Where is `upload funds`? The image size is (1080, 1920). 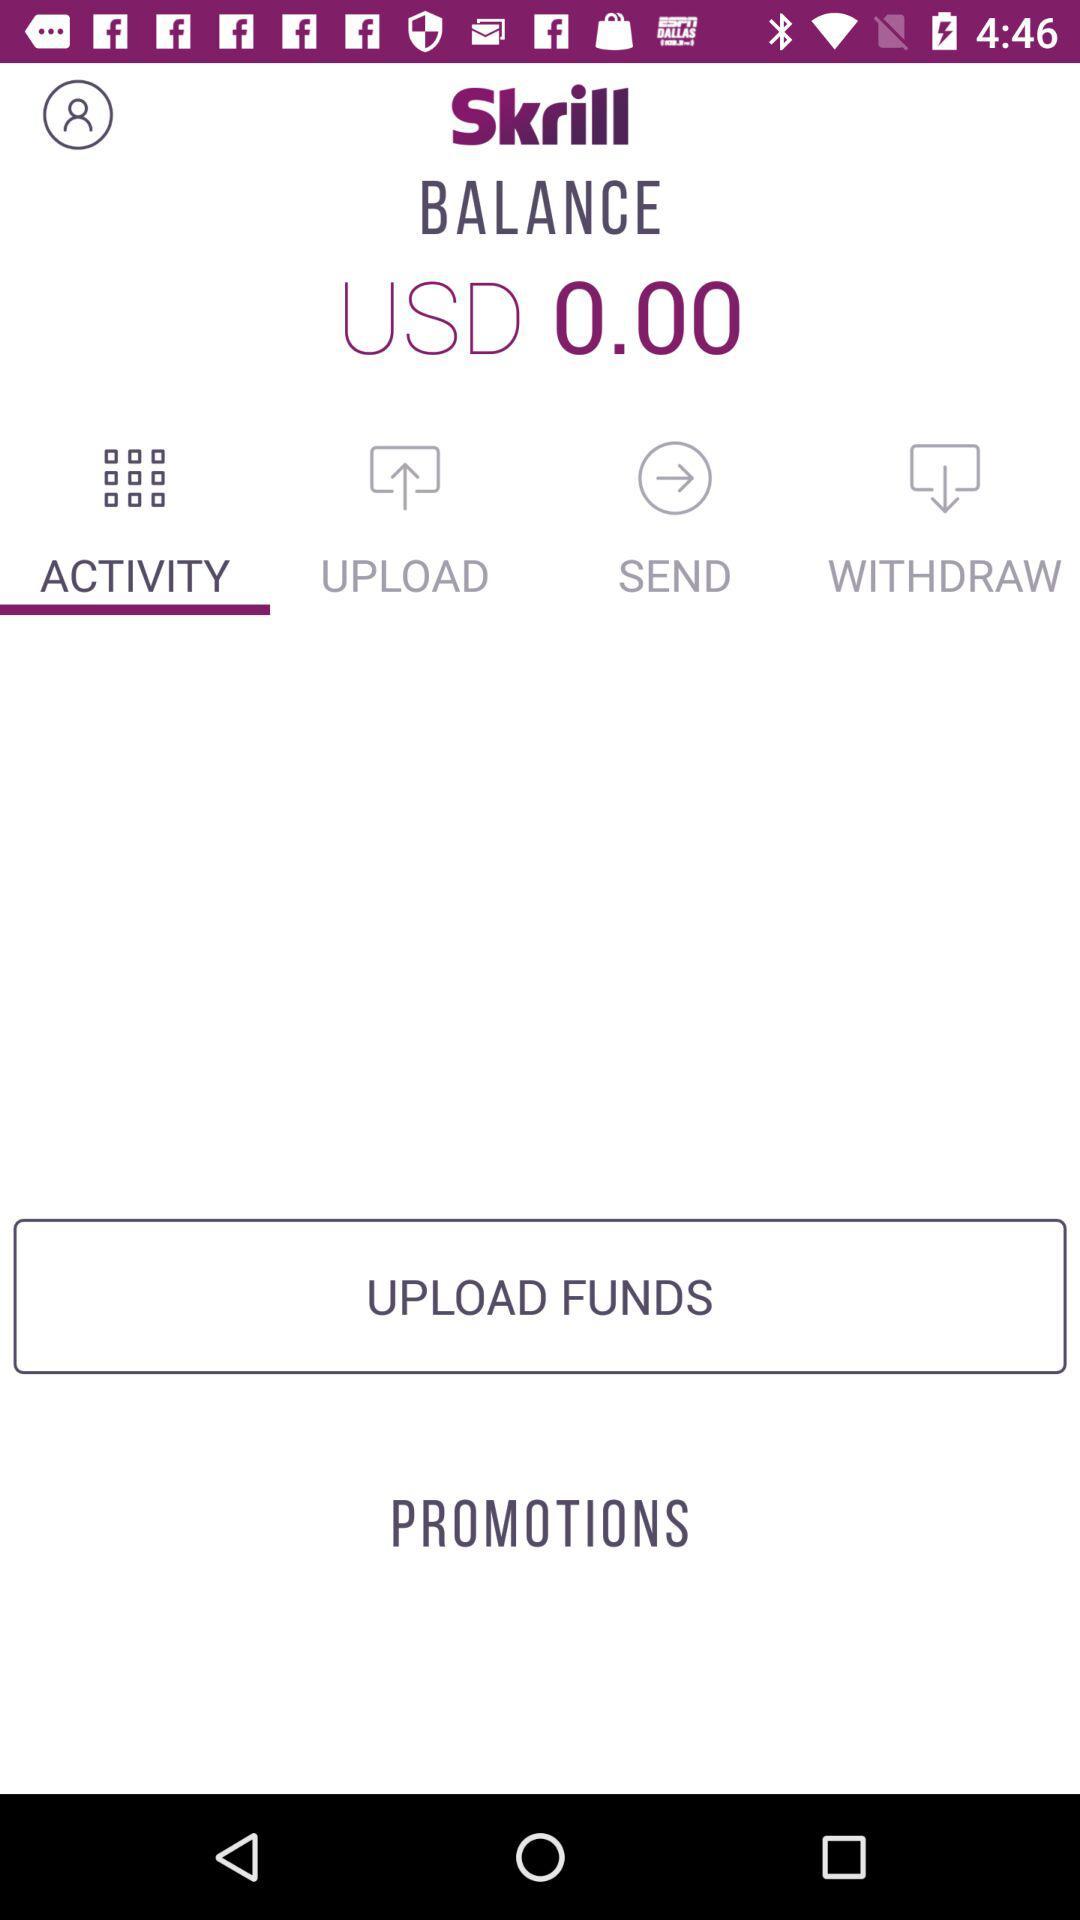
upload funds is located at coordinates (405, 477).